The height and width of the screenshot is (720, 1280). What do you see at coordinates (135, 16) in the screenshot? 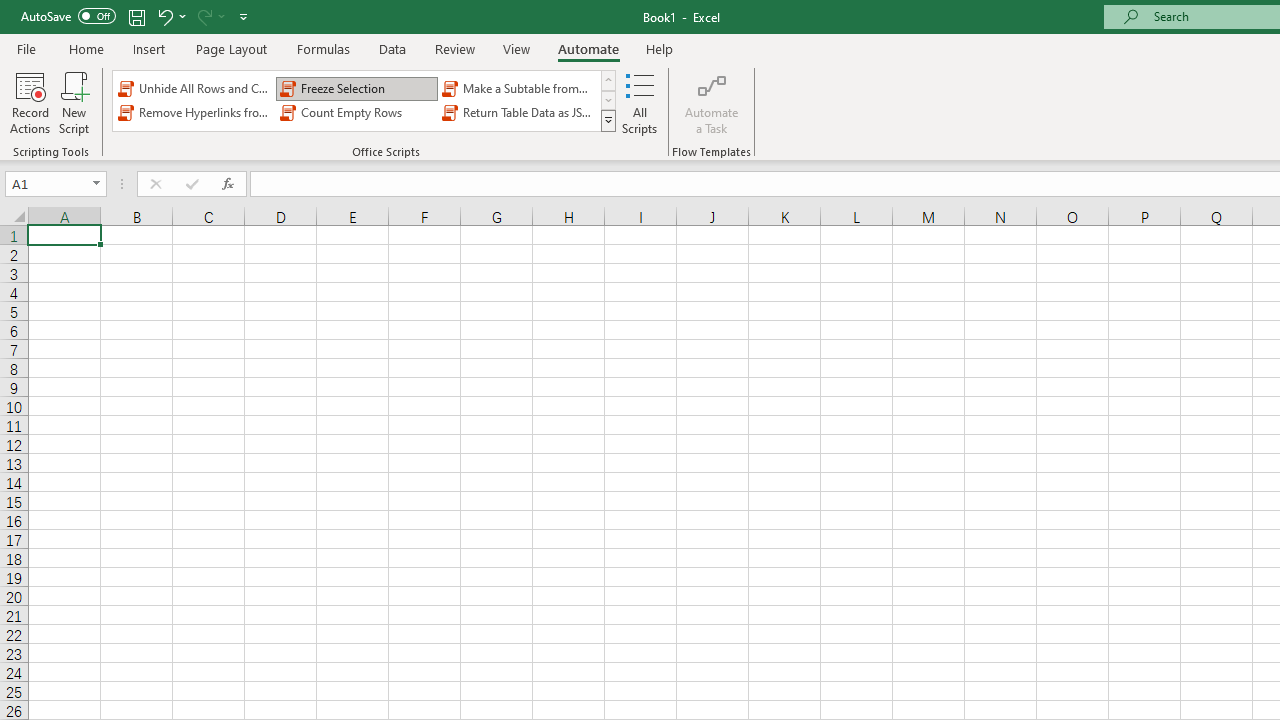
I see `'Quick Access Toolbar'` at bounding box center [135, 16].